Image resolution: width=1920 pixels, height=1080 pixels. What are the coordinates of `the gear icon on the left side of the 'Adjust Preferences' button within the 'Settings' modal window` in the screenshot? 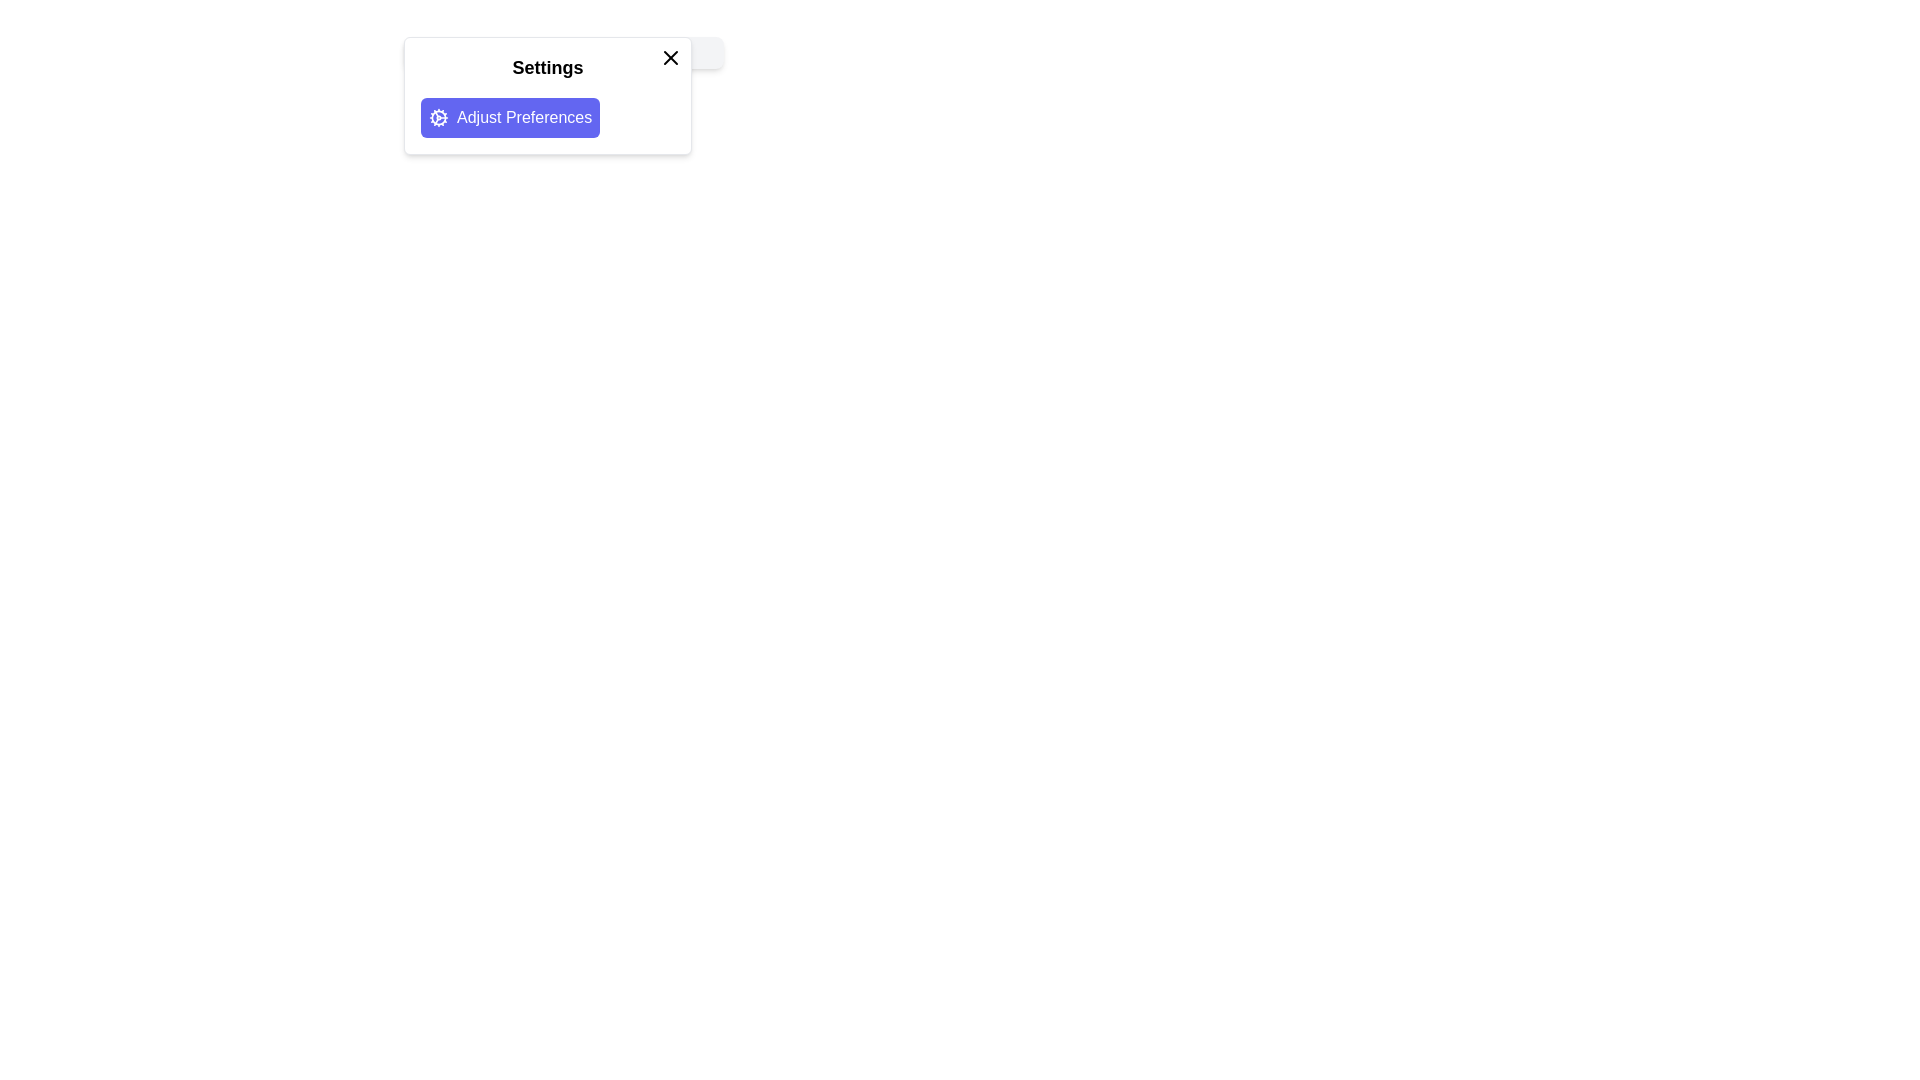 It's located at (437, 118).